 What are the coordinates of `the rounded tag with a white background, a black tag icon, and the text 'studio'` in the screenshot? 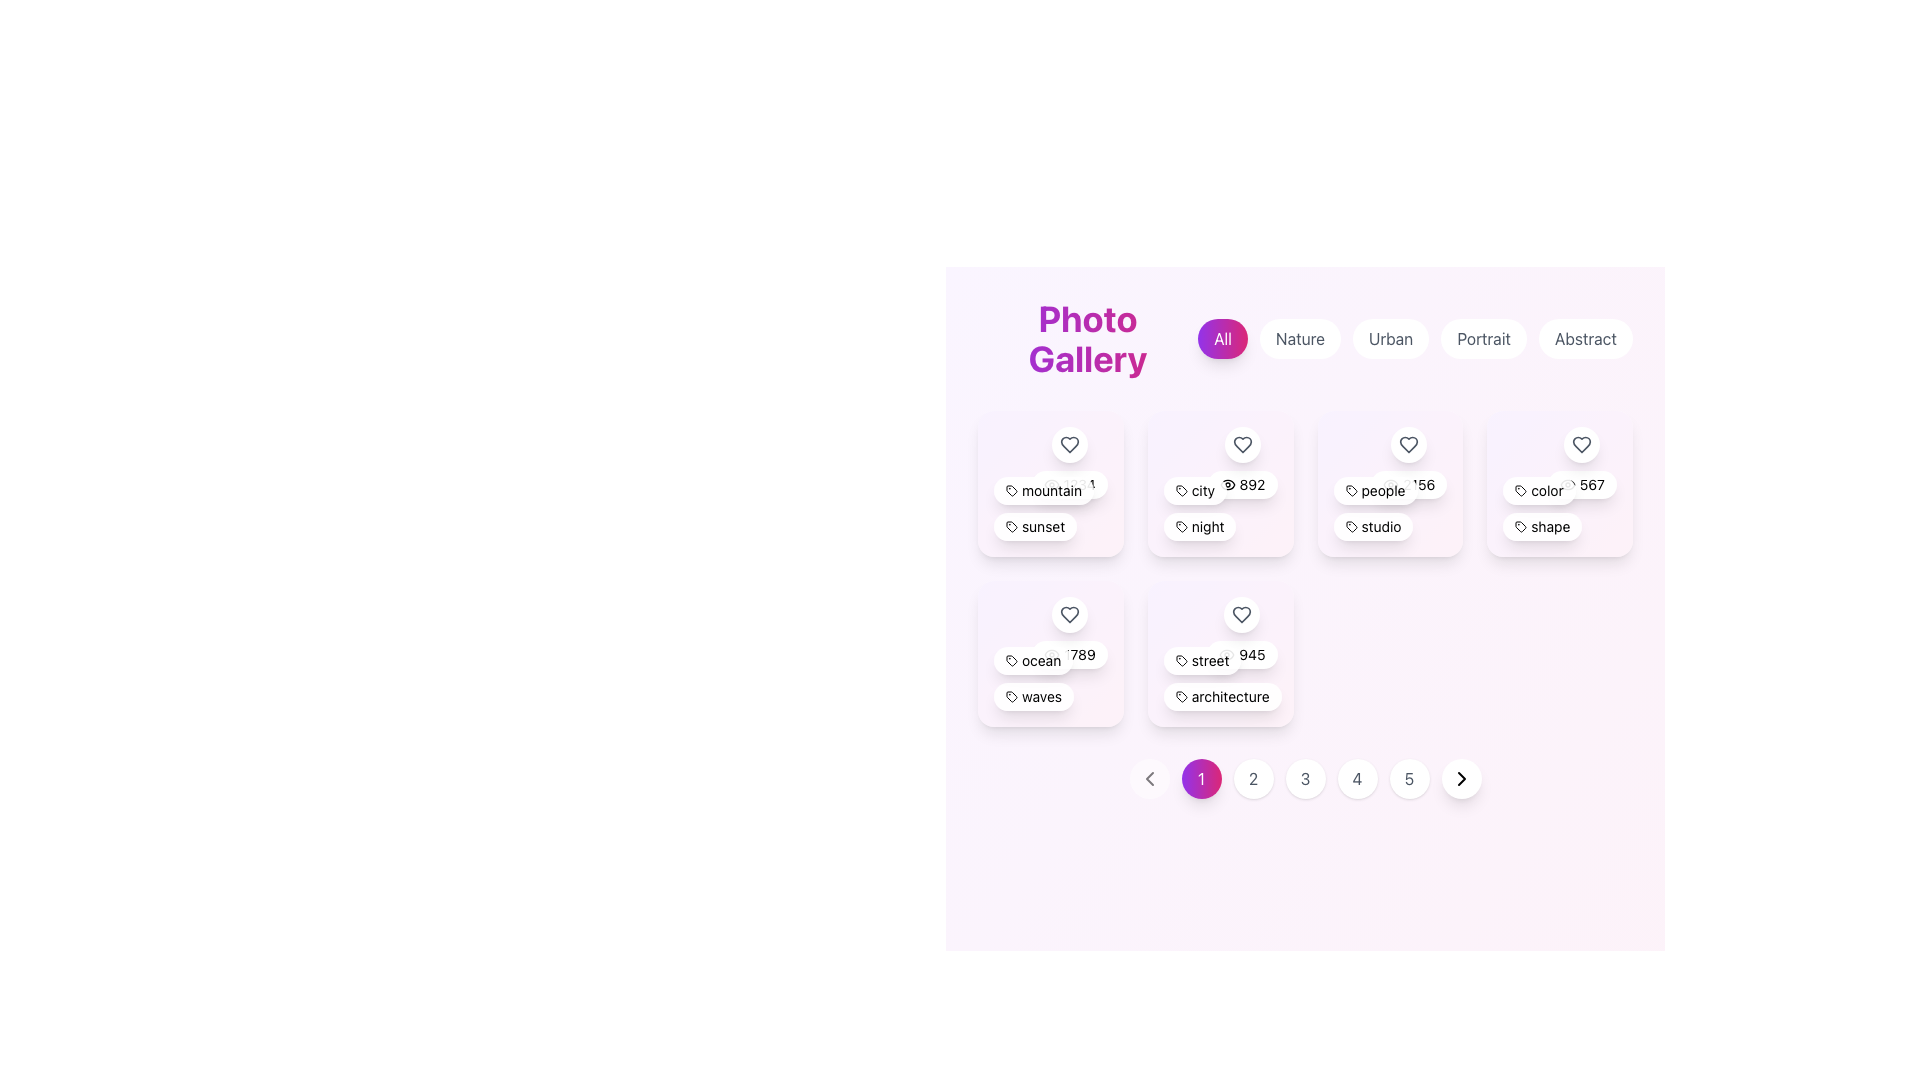 It's located at (1372, 525).